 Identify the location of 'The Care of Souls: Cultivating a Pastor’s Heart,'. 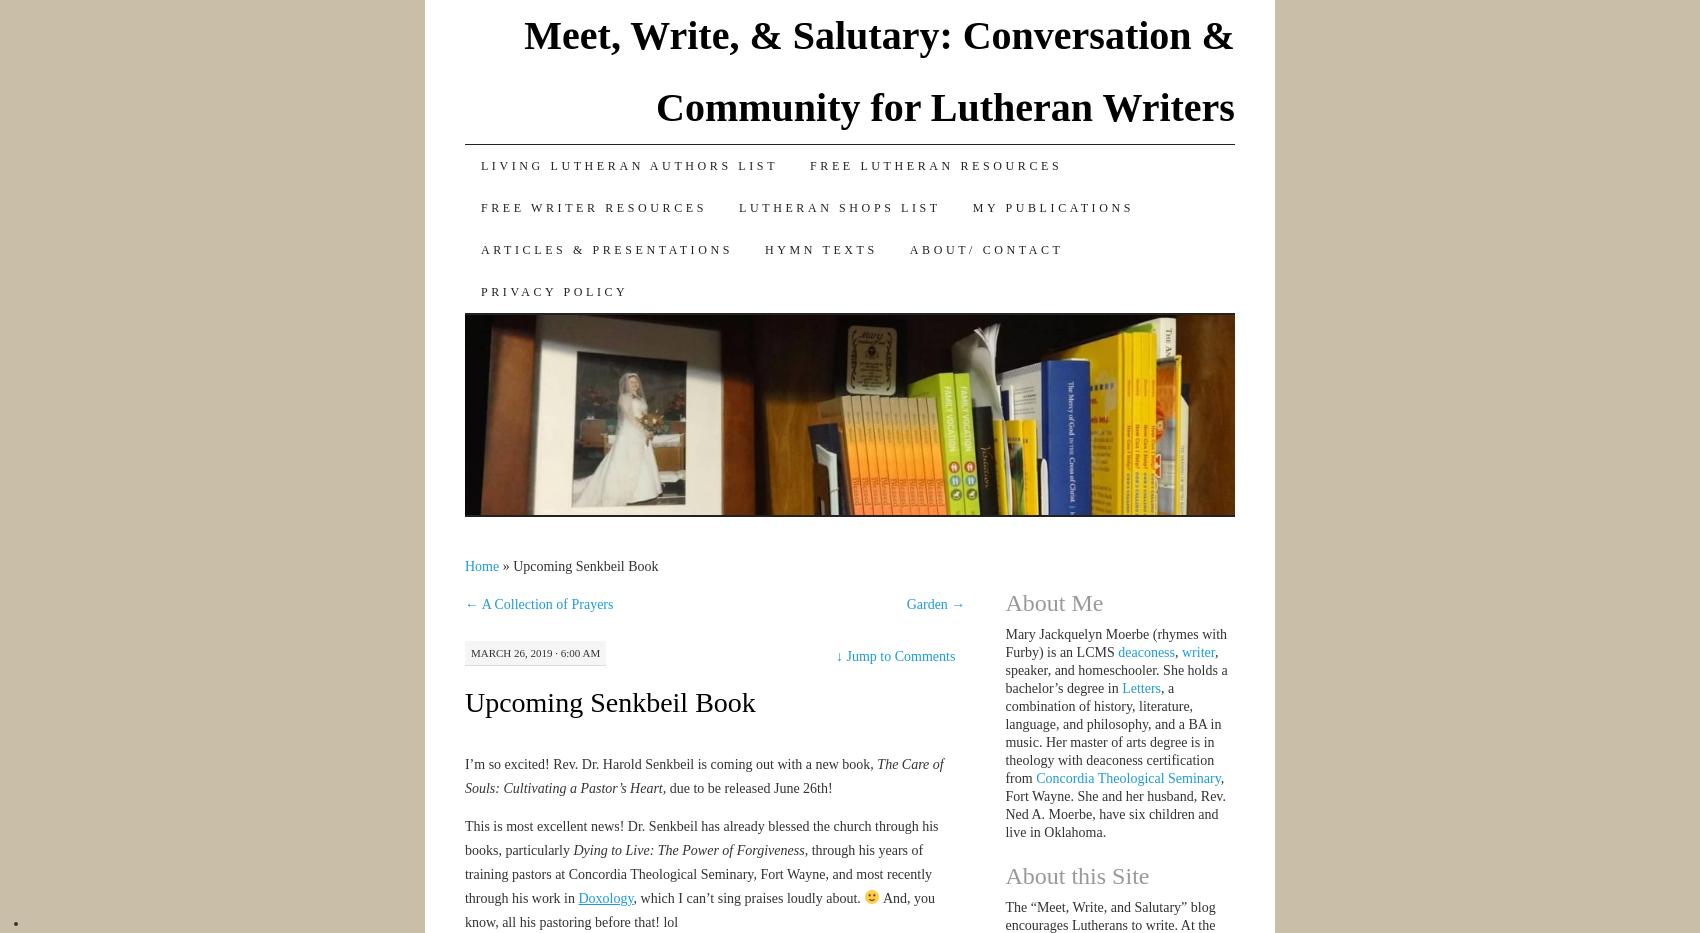
(703, 774).